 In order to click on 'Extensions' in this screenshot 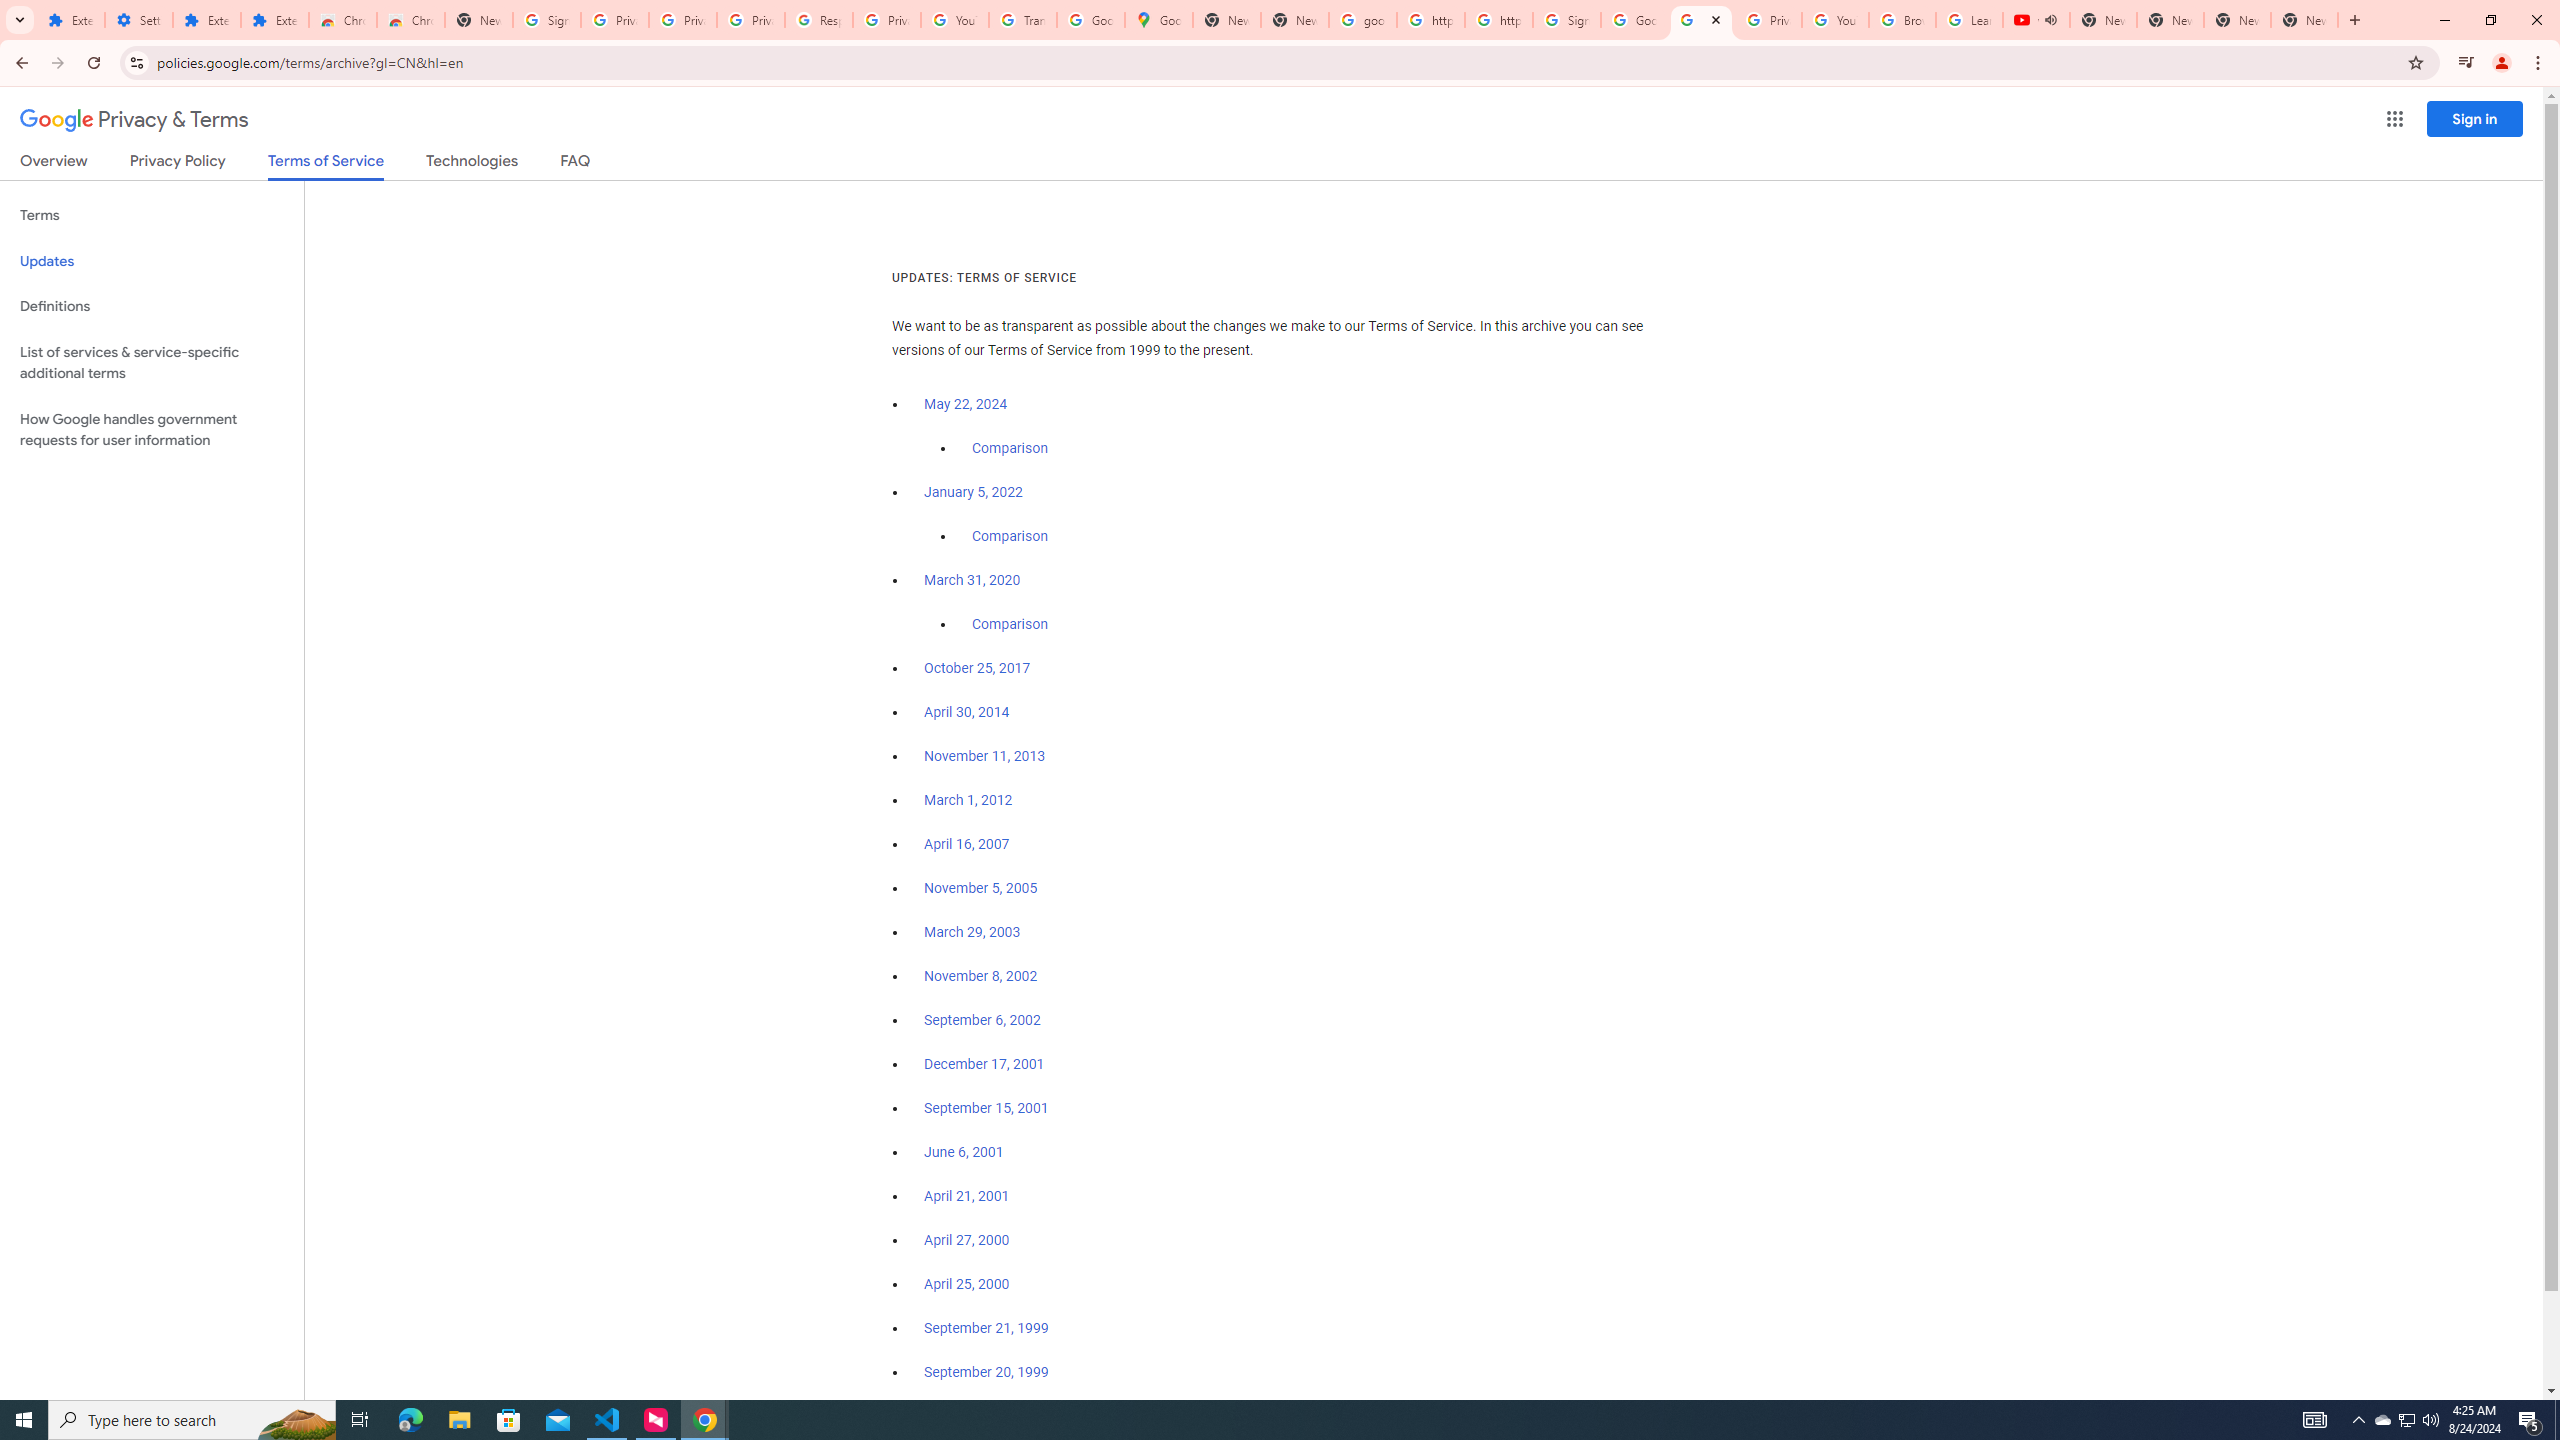, I will do `click(70, 19)`.